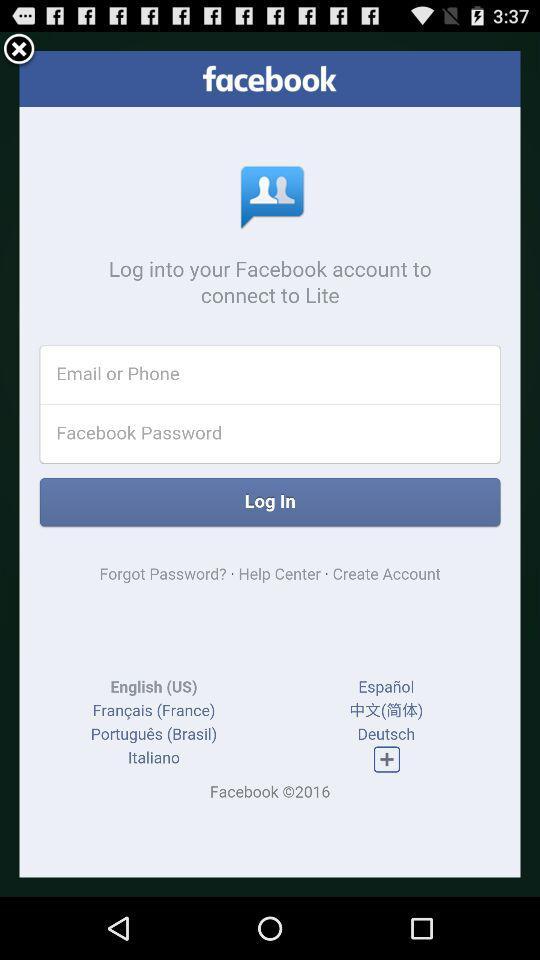 This screenshot has width=540, height=960. What do you see at coordinates (18, 51) in the screenshot?
I see `the close icon` at bounding box center [18, 51].